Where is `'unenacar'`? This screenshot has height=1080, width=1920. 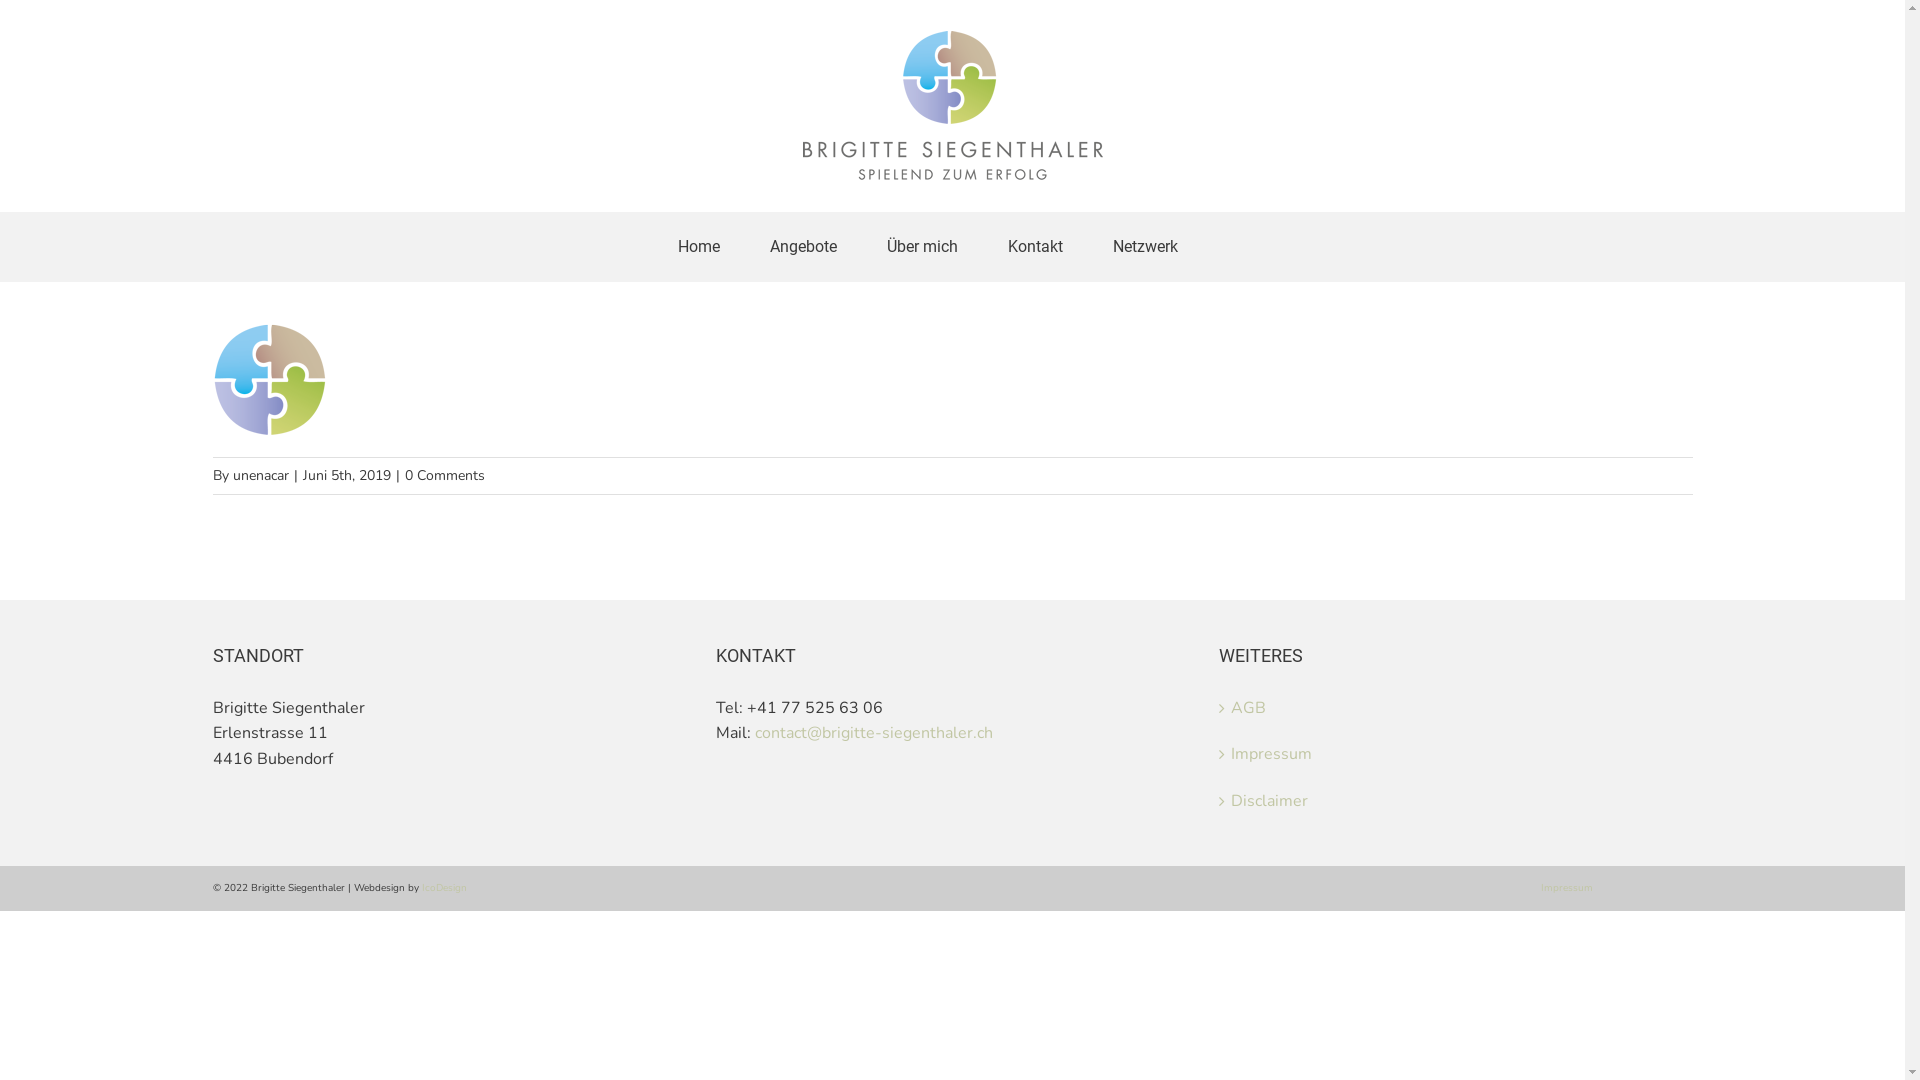
'unenacar' is located at coordinates (258, 475).